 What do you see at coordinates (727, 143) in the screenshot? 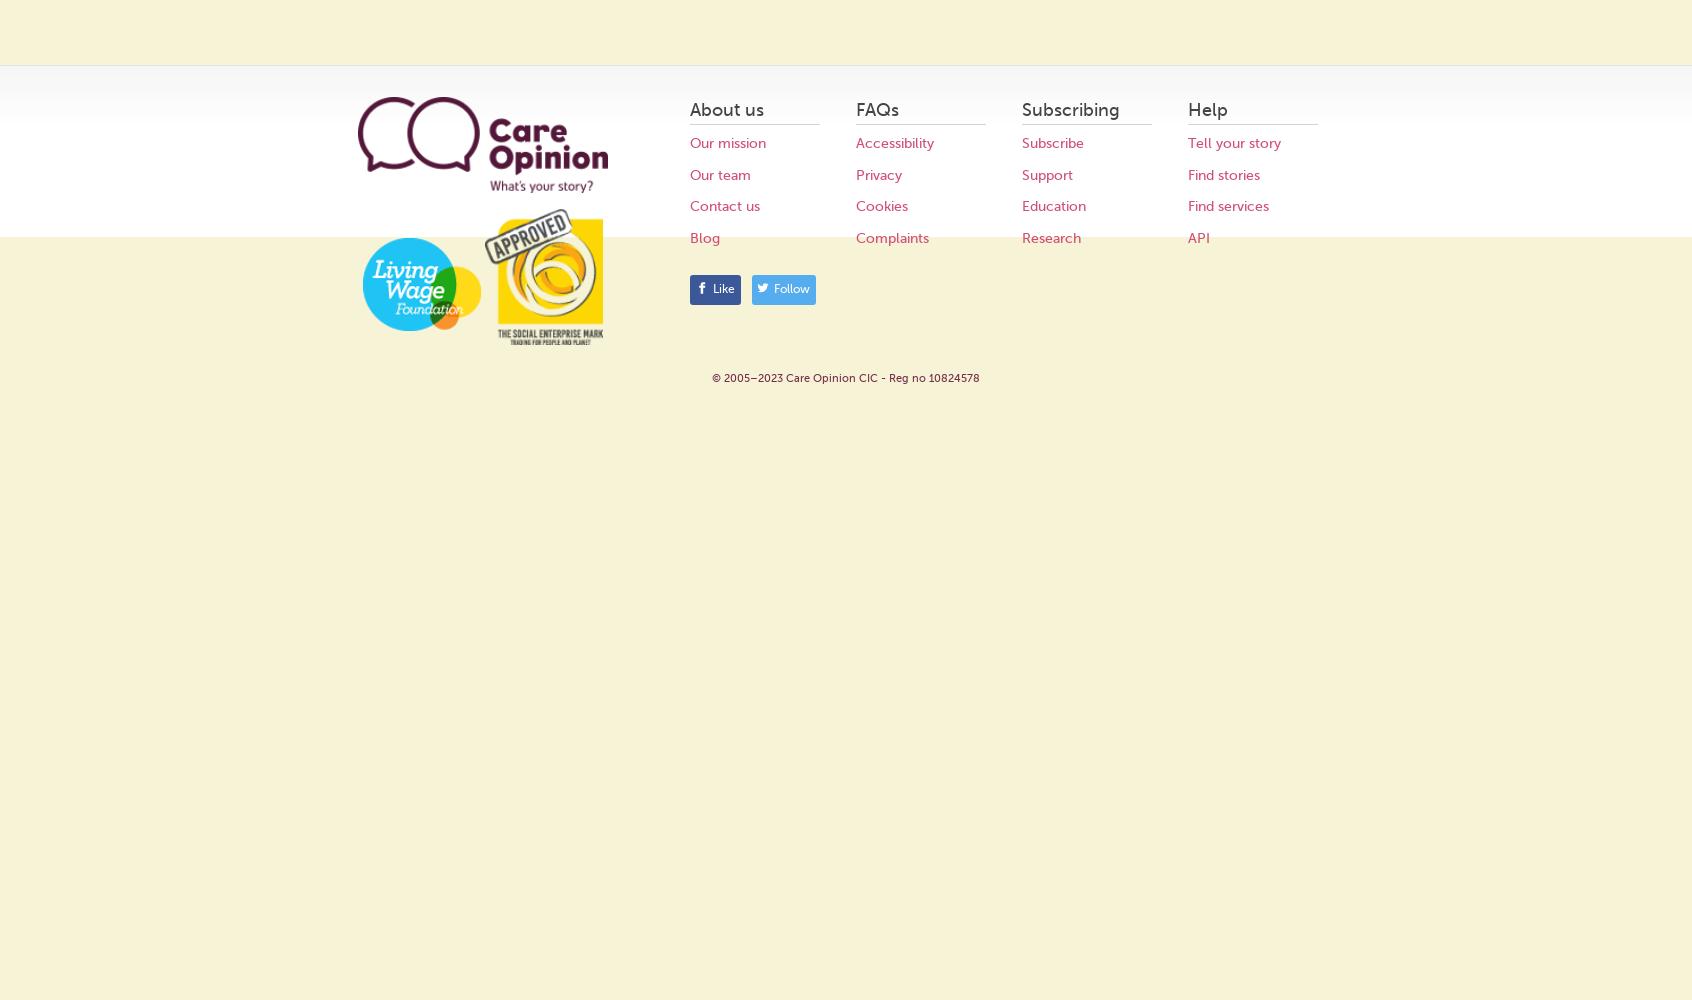
I see `'Our mission'` at bounding box center [727, 143].